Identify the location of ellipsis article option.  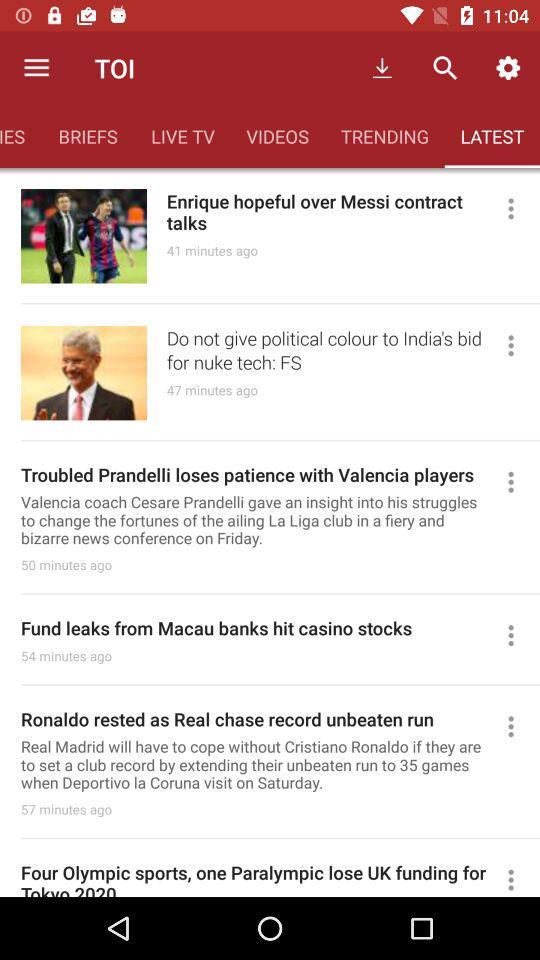
(519, 345).